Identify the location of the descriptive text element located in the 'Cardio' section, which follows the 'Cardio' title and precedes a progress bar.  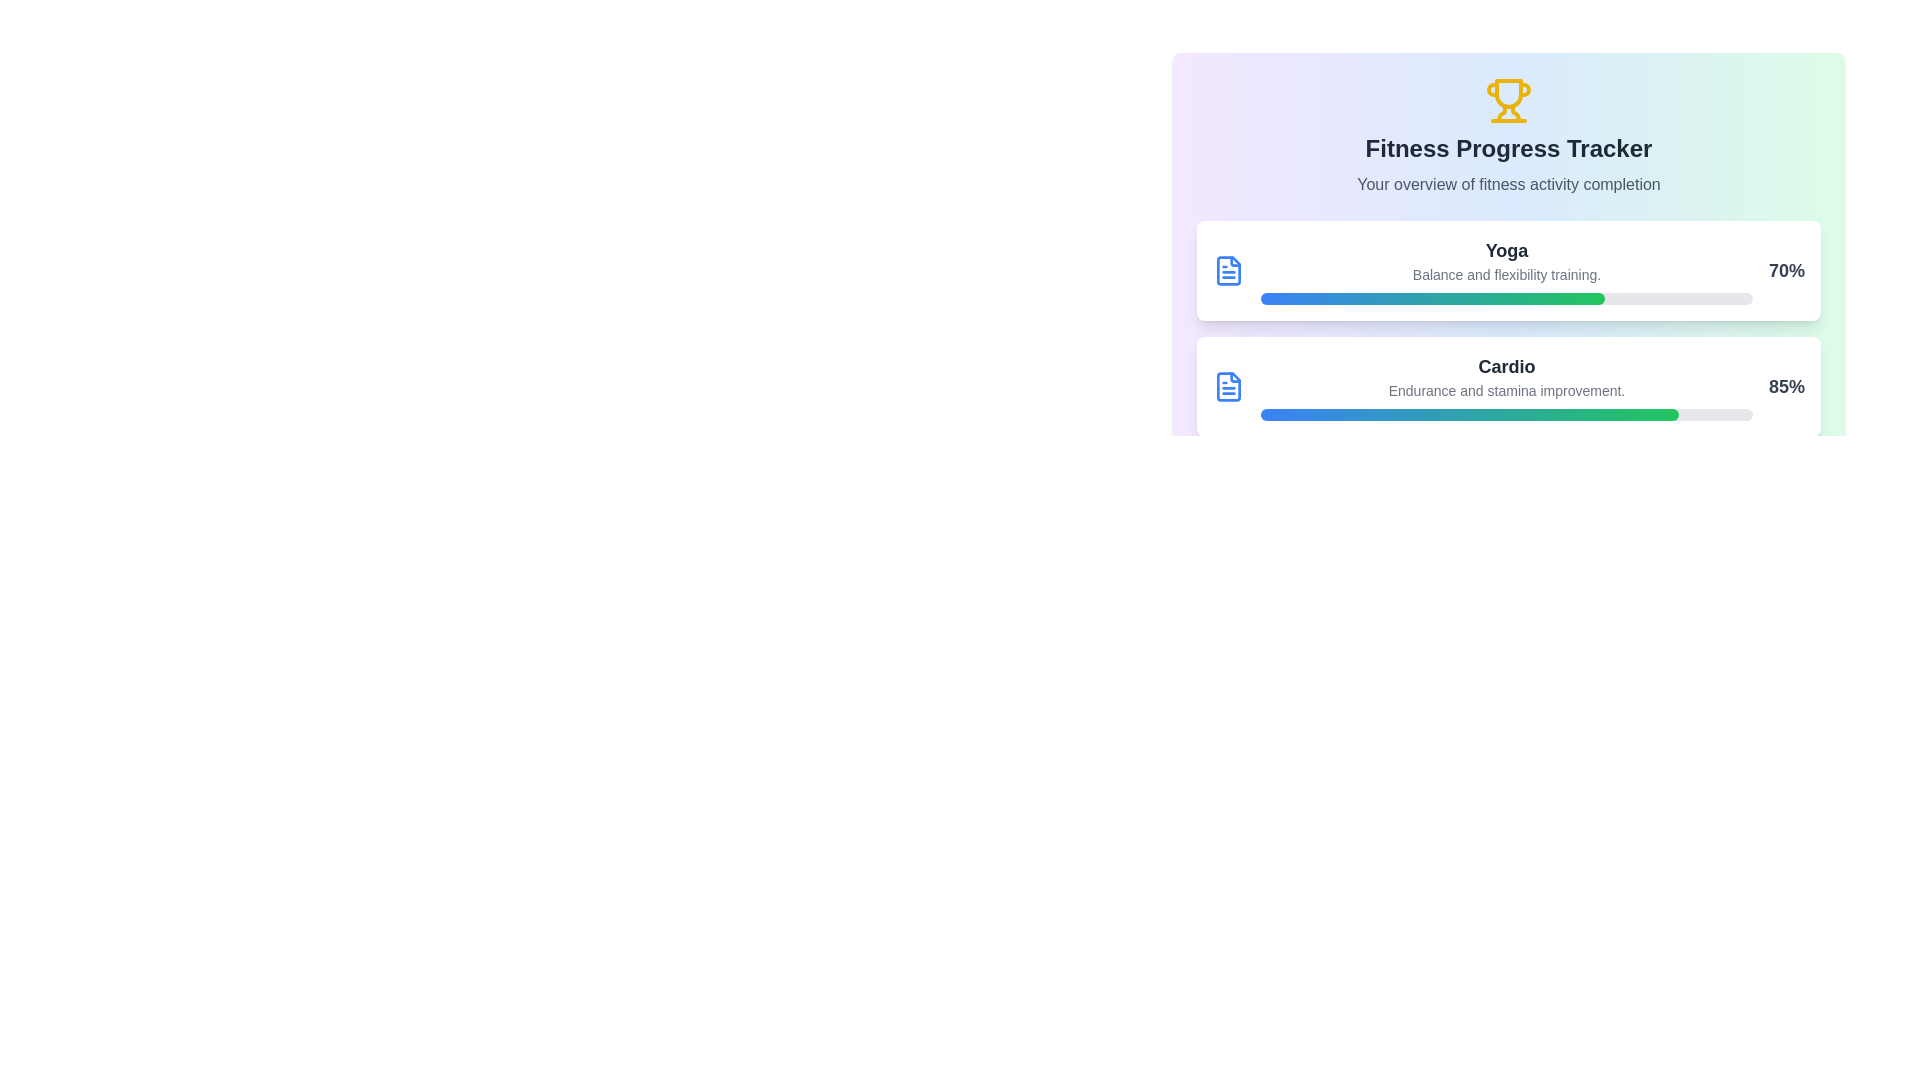
(1507, 390).